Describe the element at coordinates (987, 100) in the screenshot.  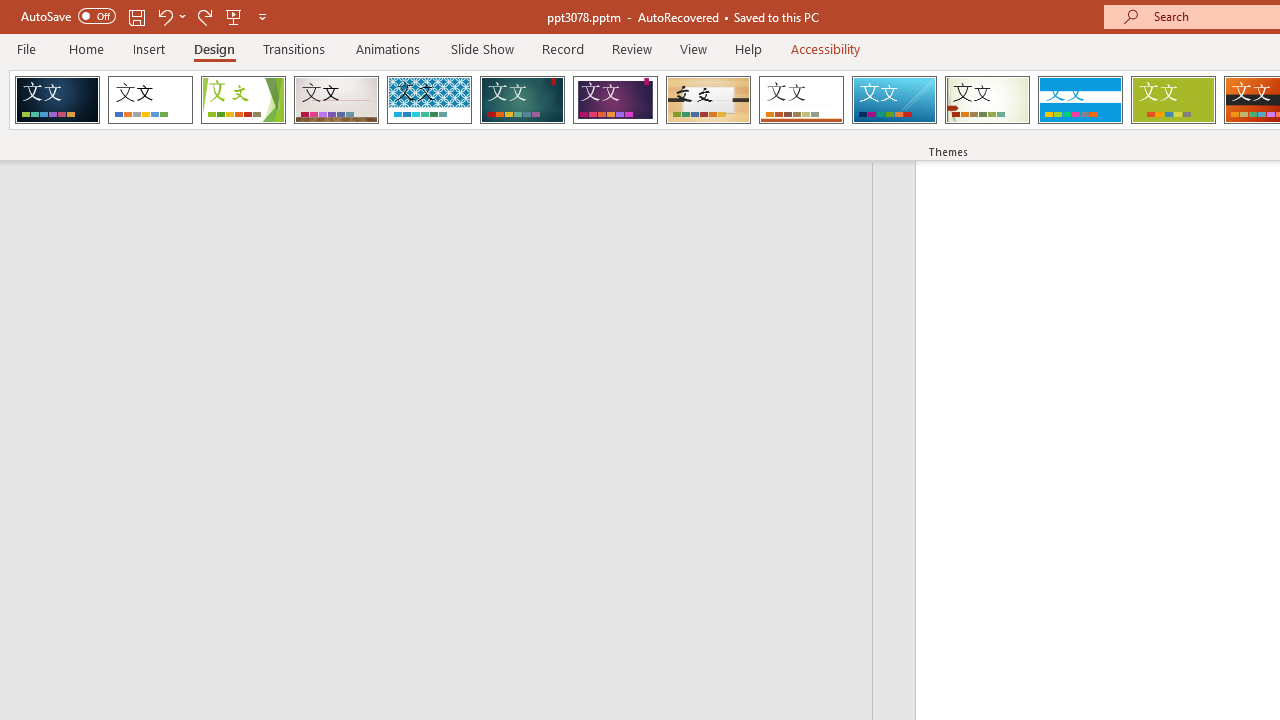
I see `'Wisp'` at that location.